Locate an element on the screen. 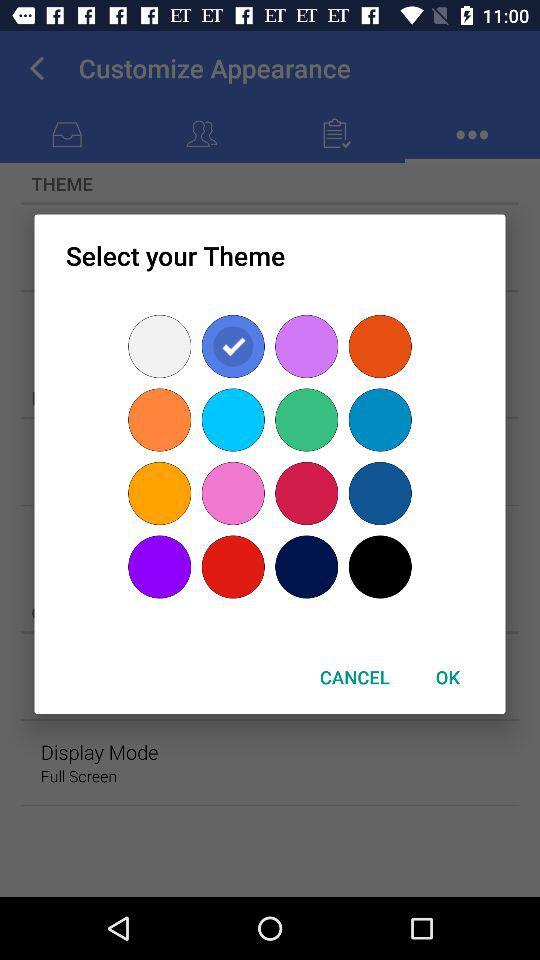 The width and height of the screenshot is (540, 960). the item at the bottom is located at coordinates (353, 677).